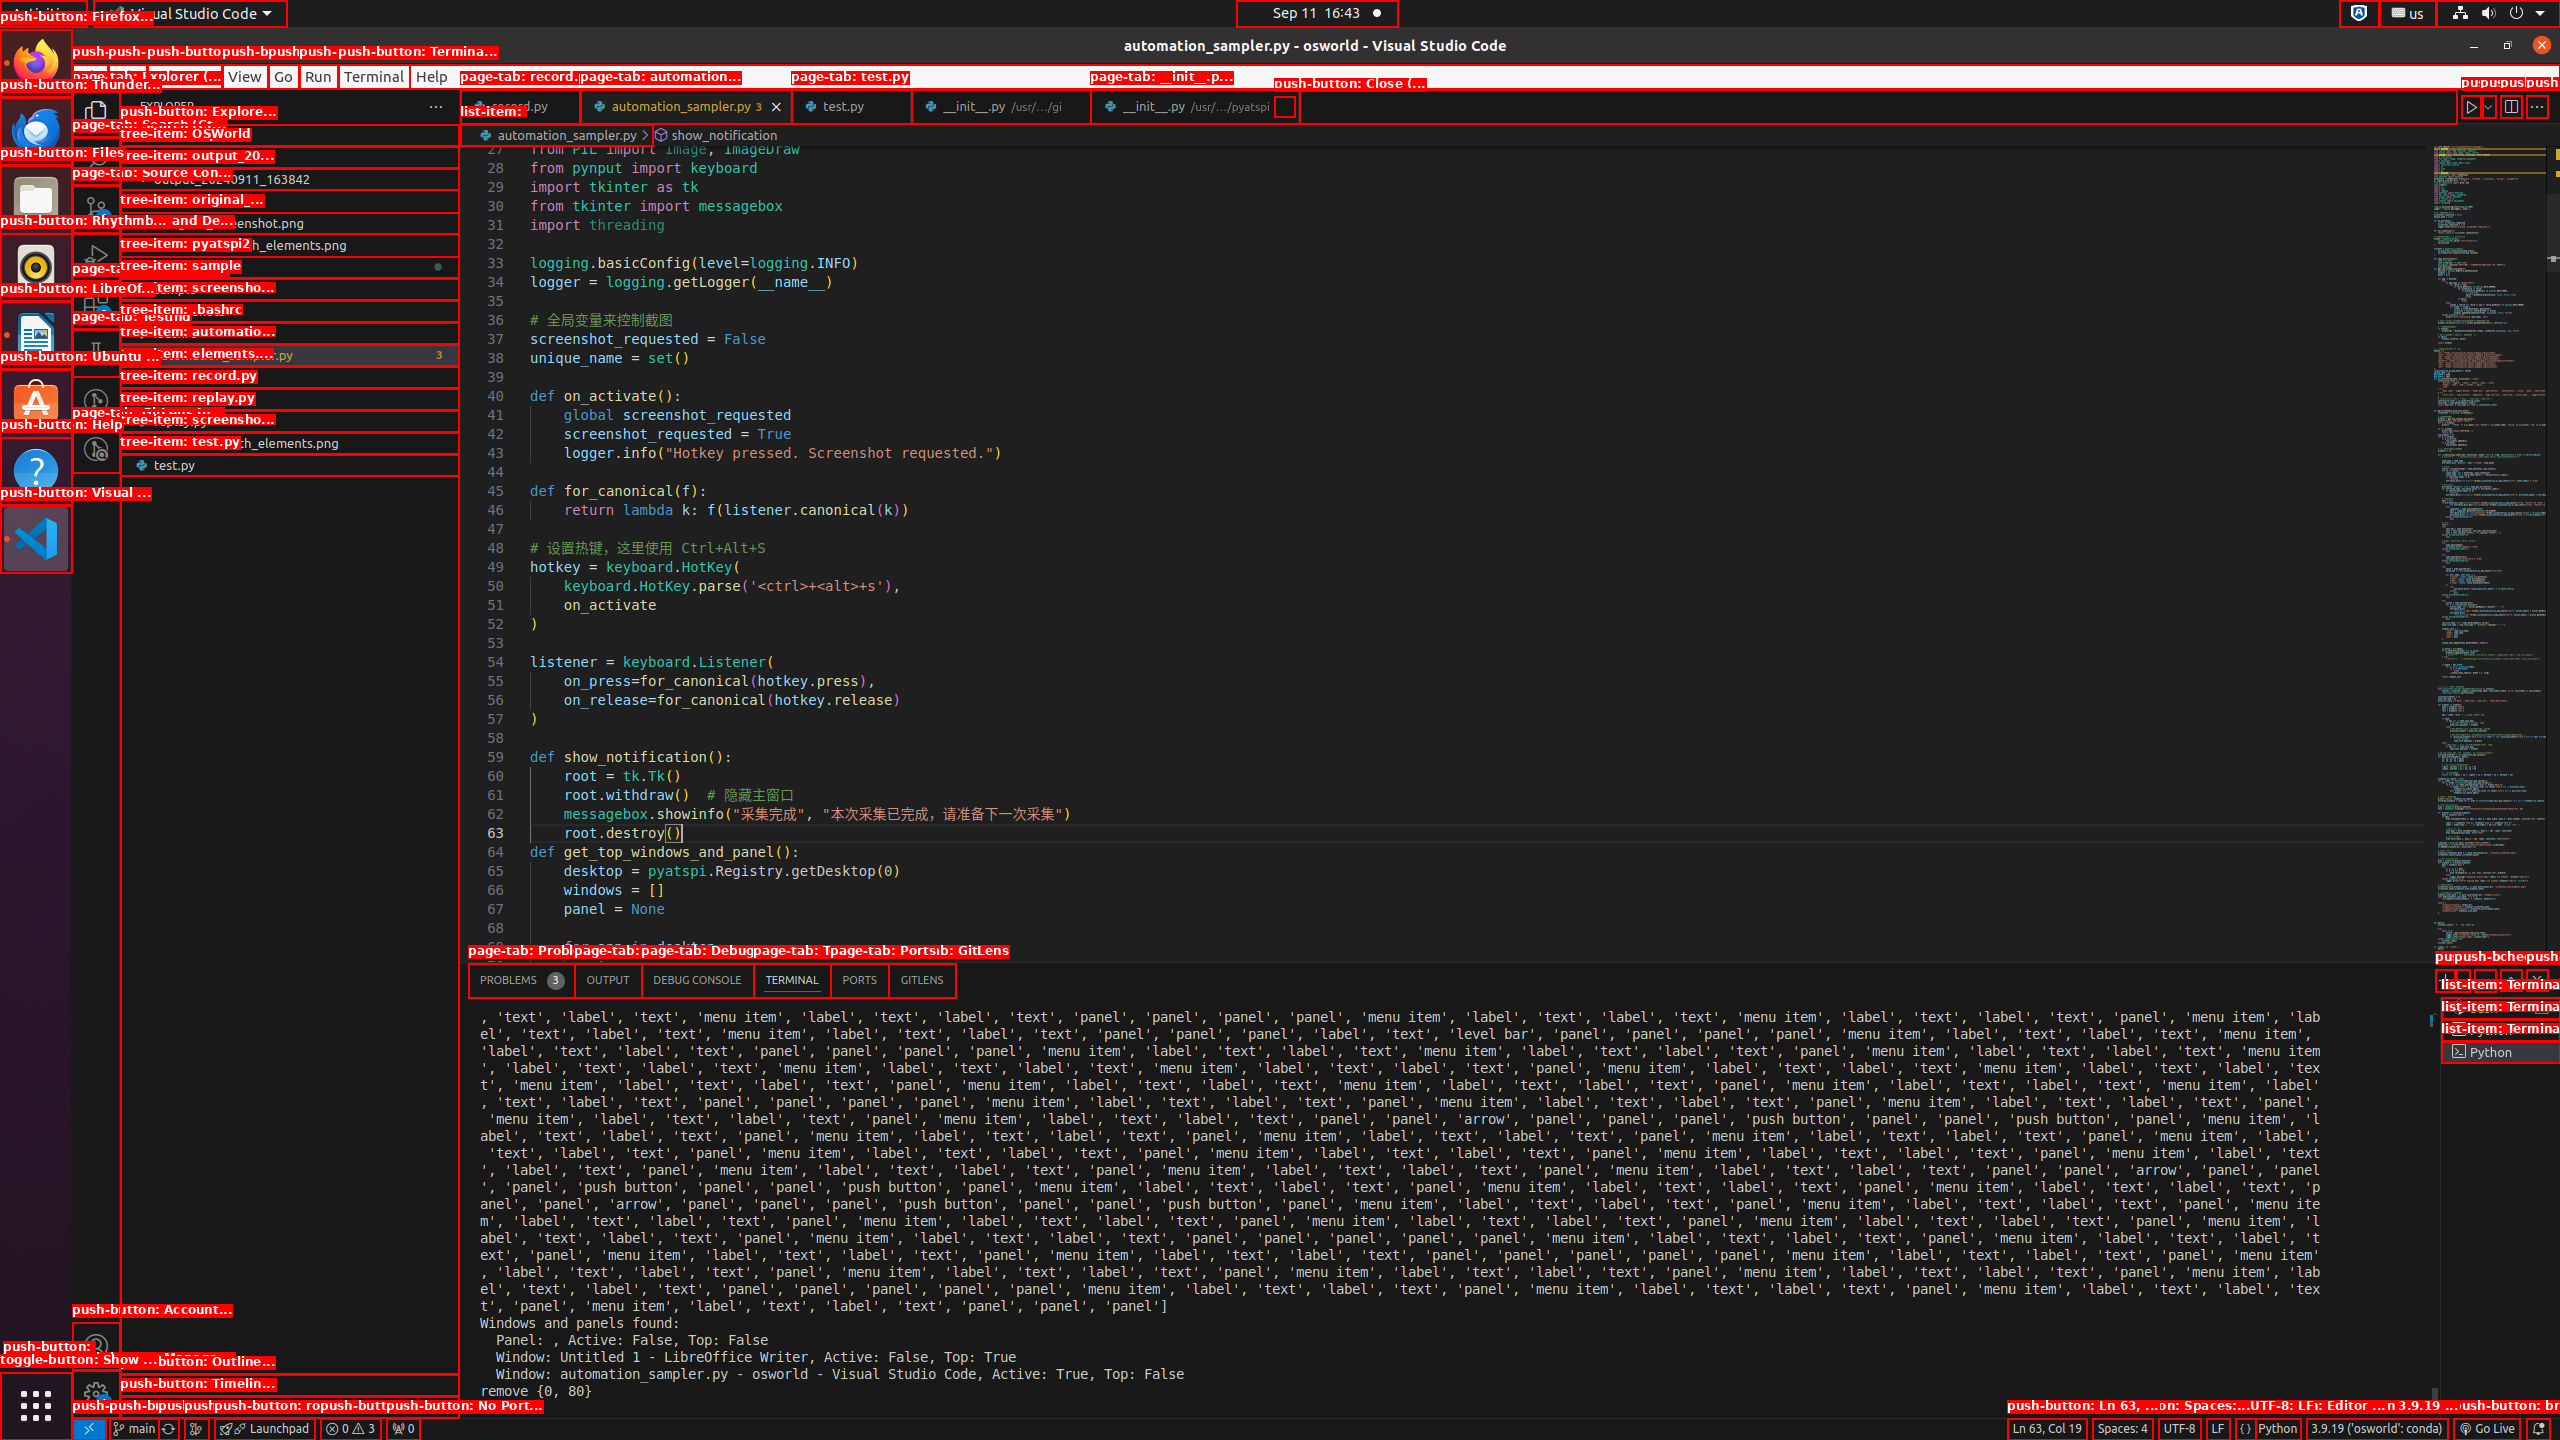 This screenshot has height=1440, width=2560. What do you see at coordinates (244, 76) in the screenshot?
I see `'View'` at bounding box center [244, 76].